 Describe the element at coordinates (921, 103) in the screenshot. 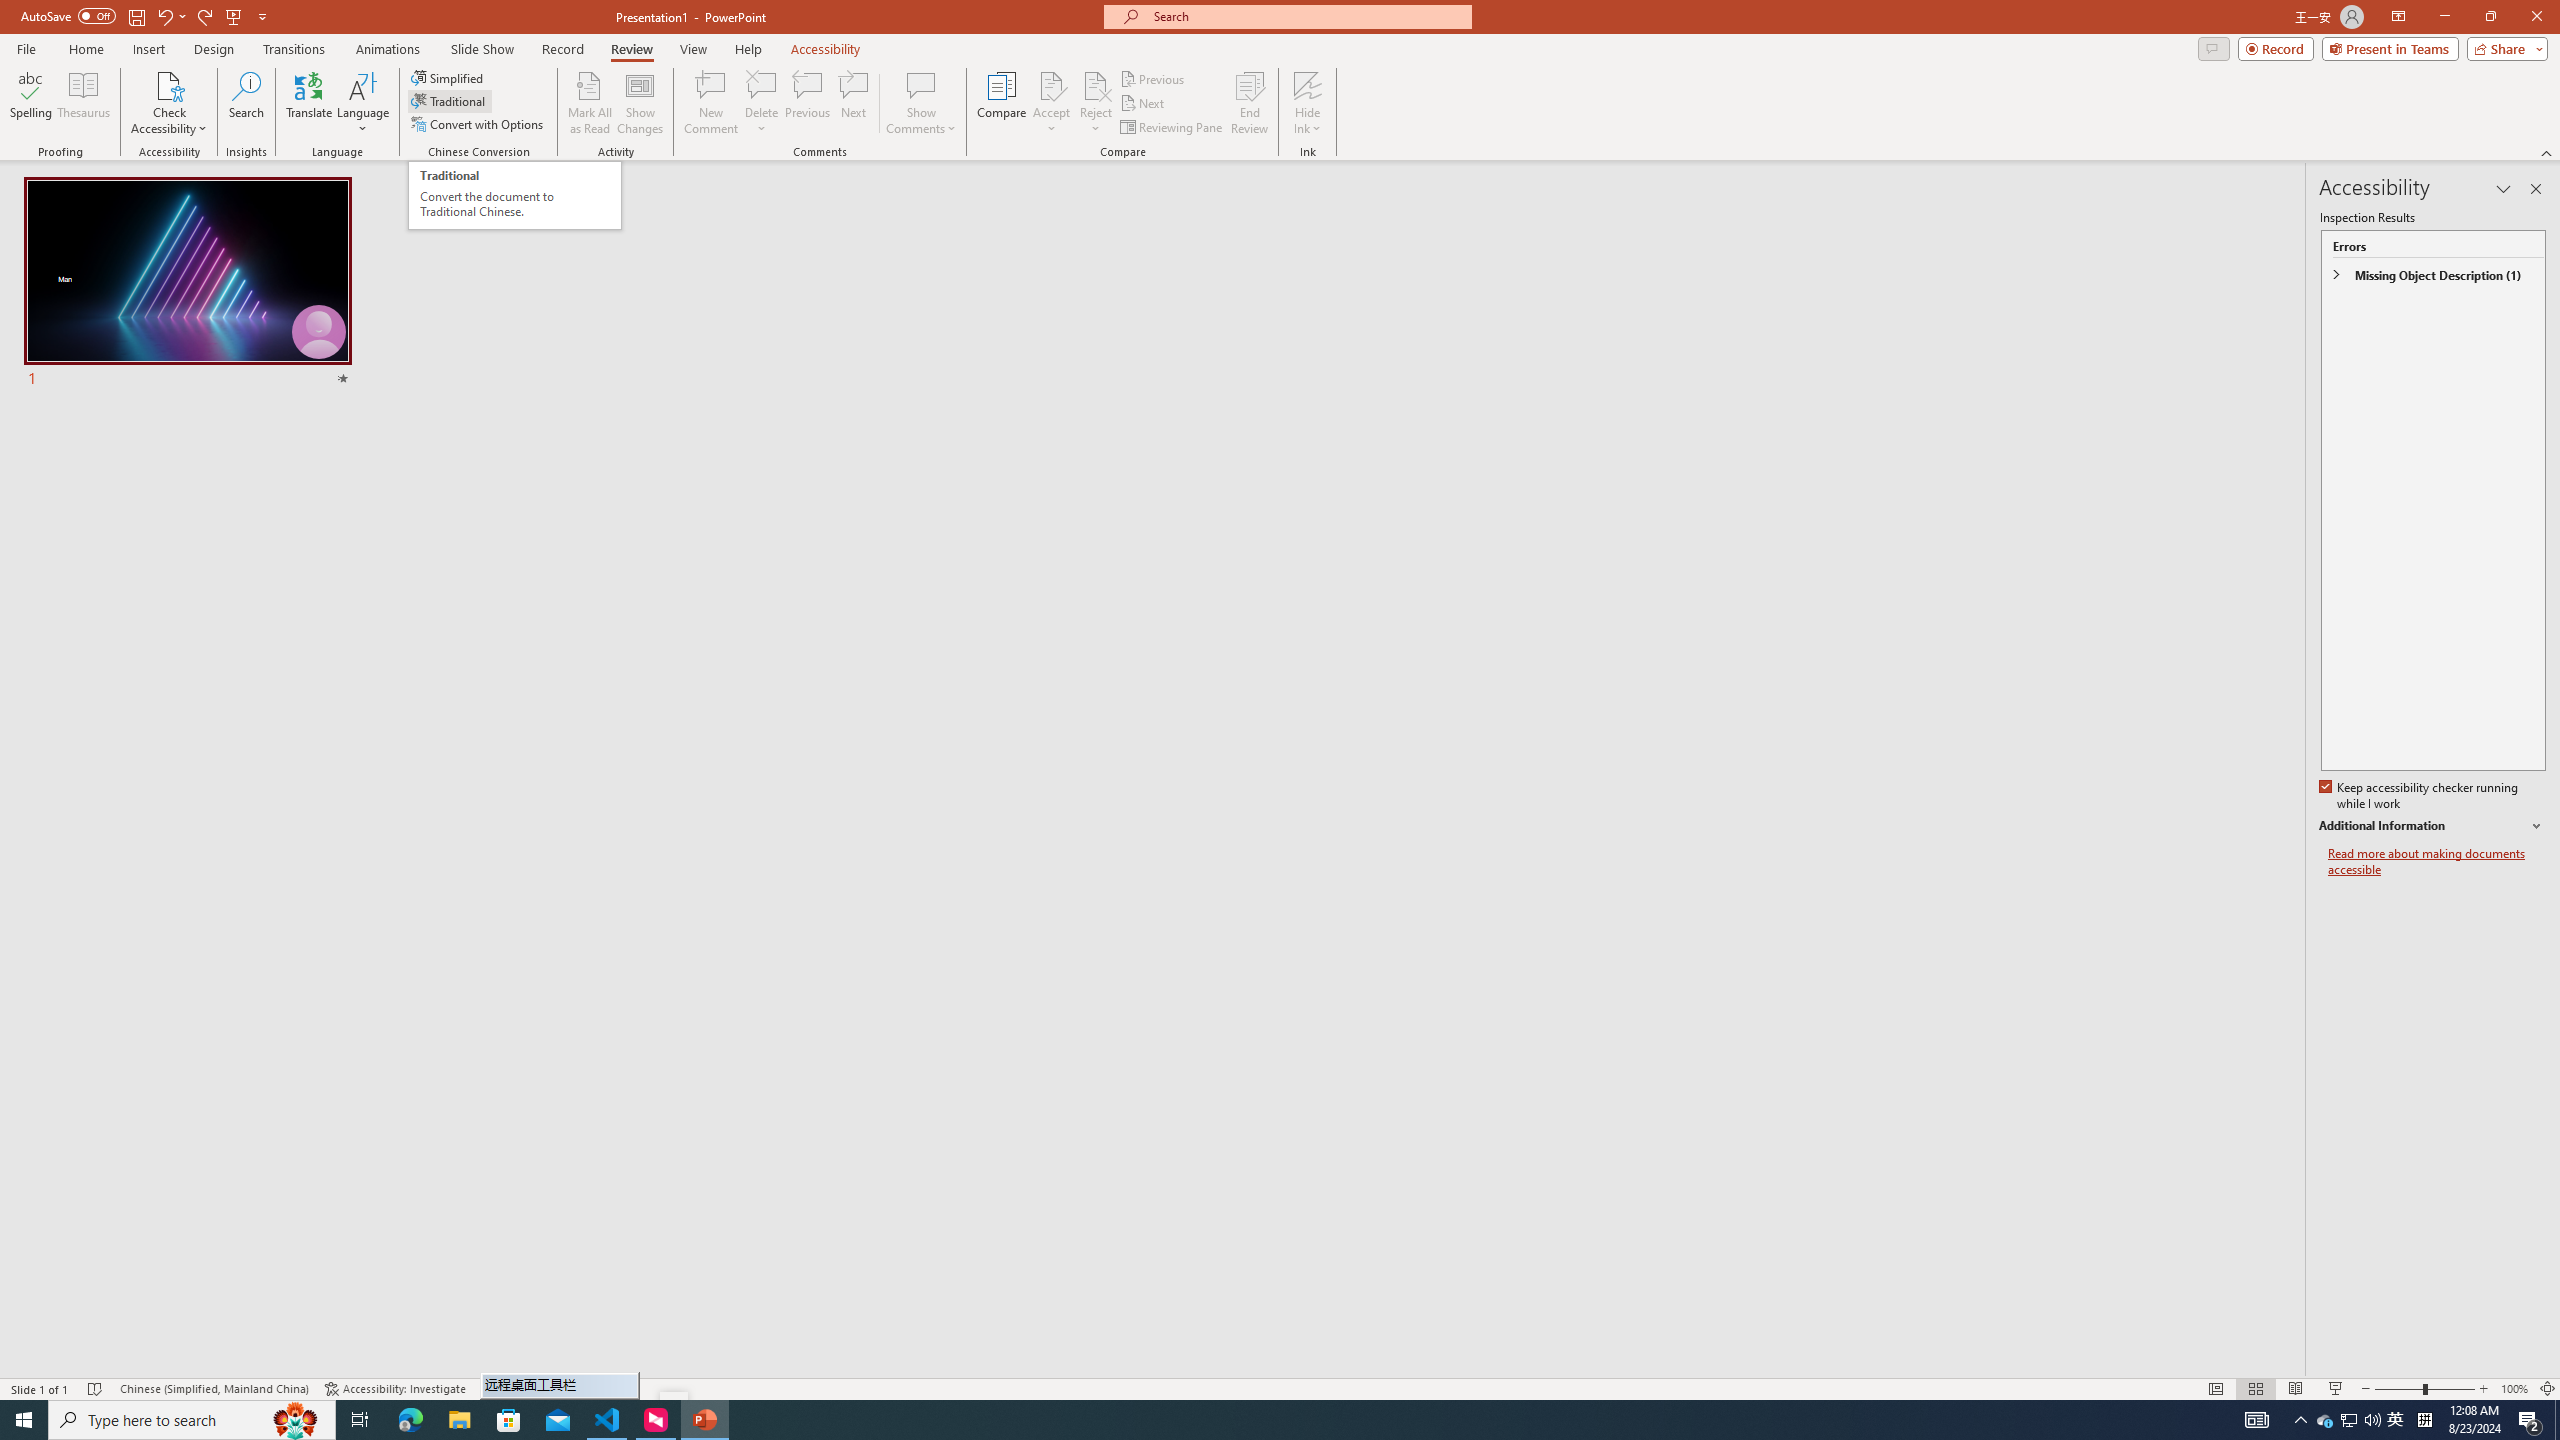

I see `'Show Comments'` at that location.